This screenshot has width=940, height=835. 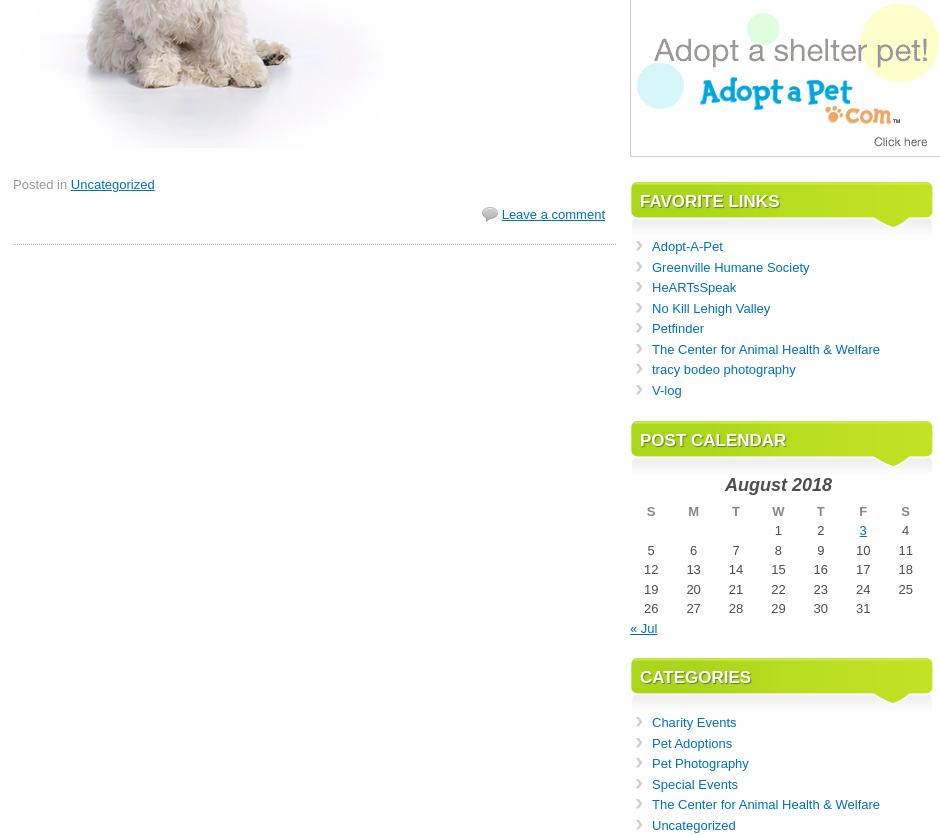 I want to click on '9', so click(x=820, y=549).